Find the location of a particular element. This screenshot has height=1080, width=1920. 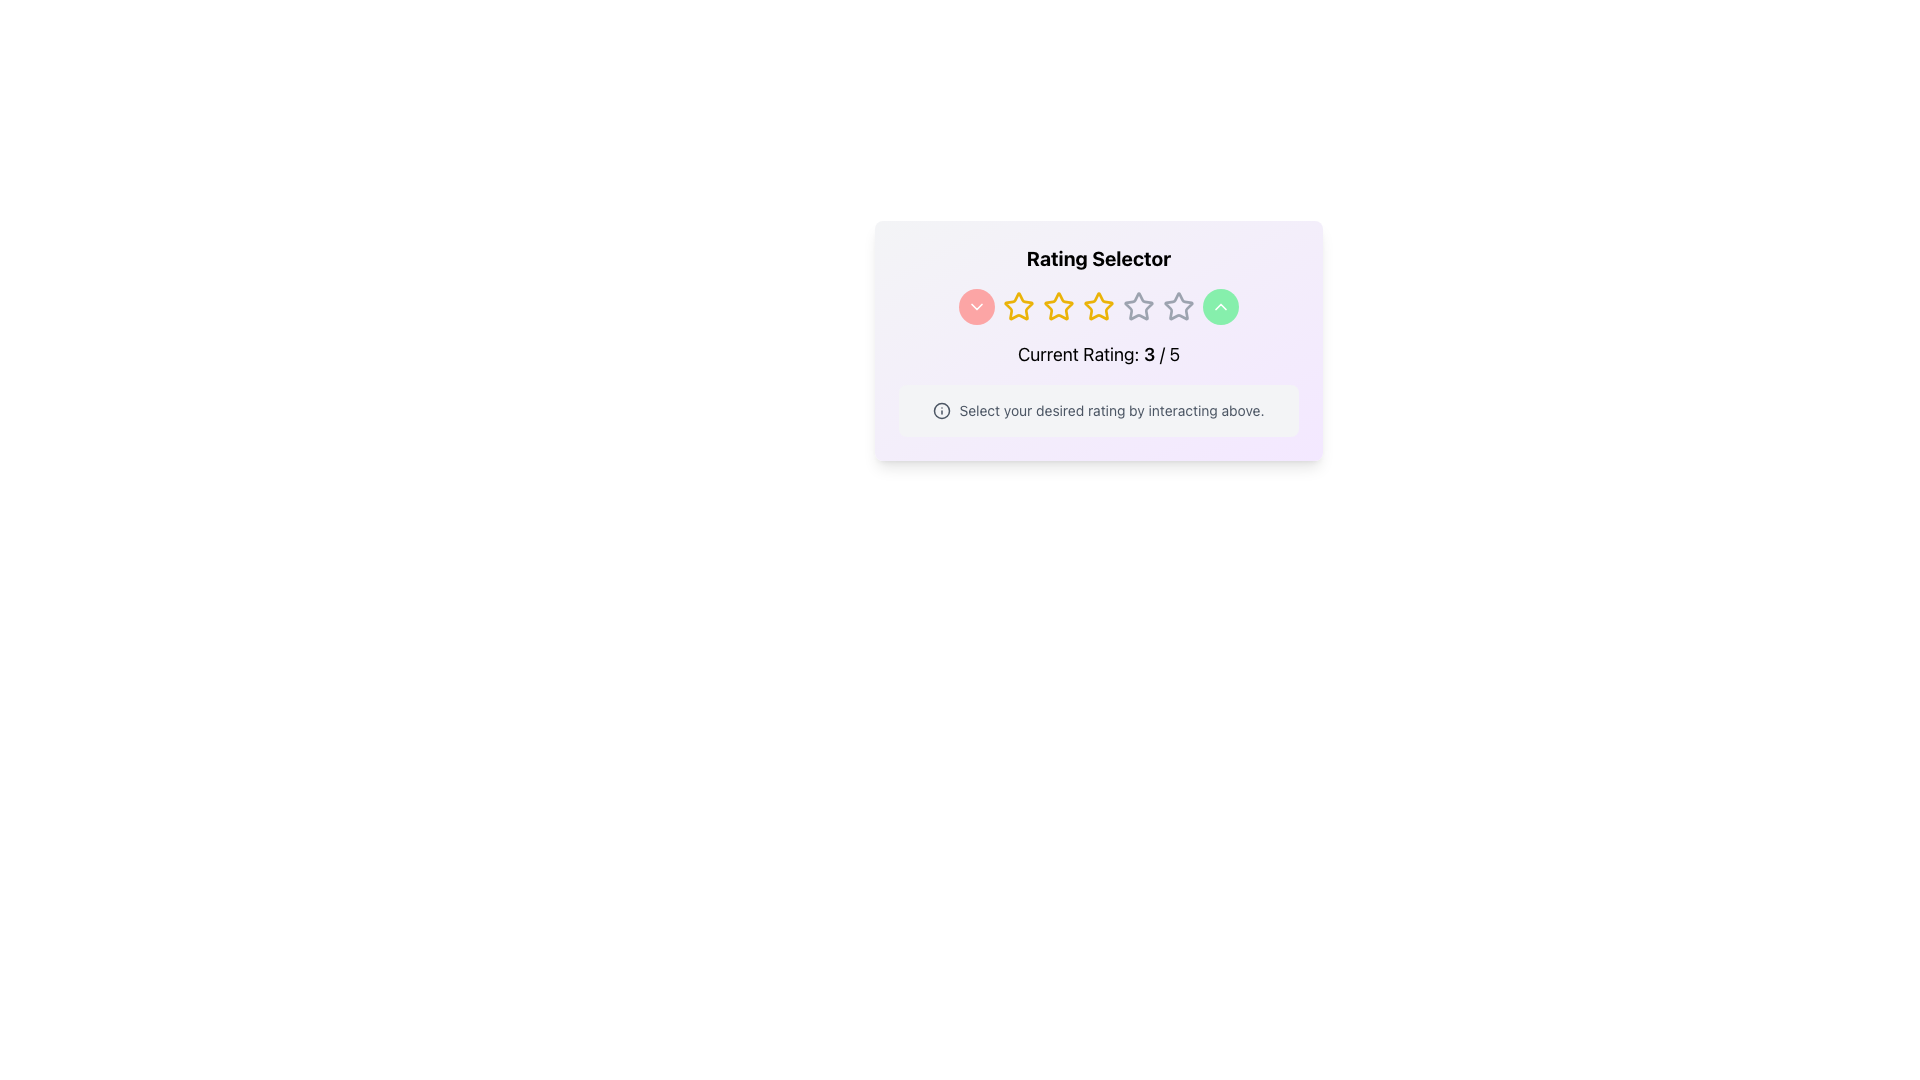

the bold-styled number '3' in the text 'Current Rating: 3 / 5', which is prominently displayed in a larger font size within the centralized card interface is located at coordinates (1149, 353).